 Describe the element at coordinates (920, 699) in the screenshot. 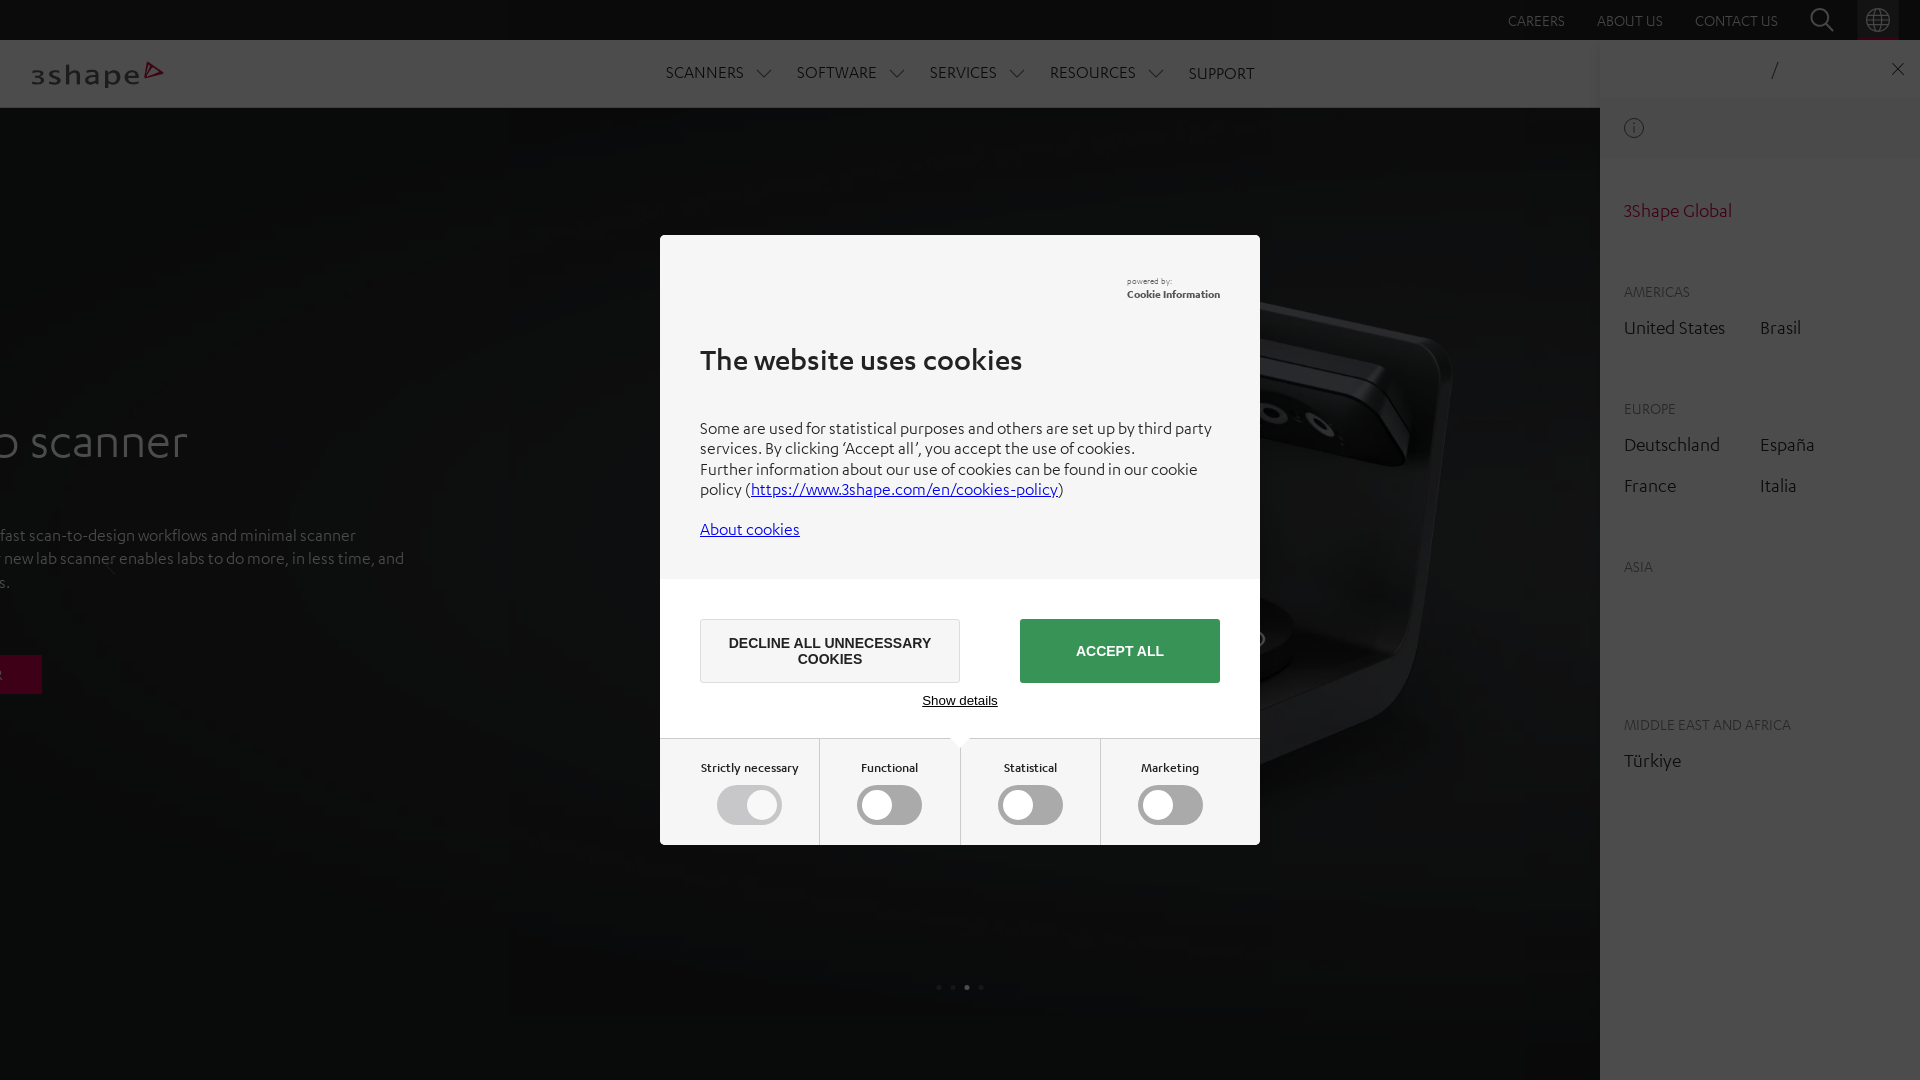

I see `'Show details'` at that location.